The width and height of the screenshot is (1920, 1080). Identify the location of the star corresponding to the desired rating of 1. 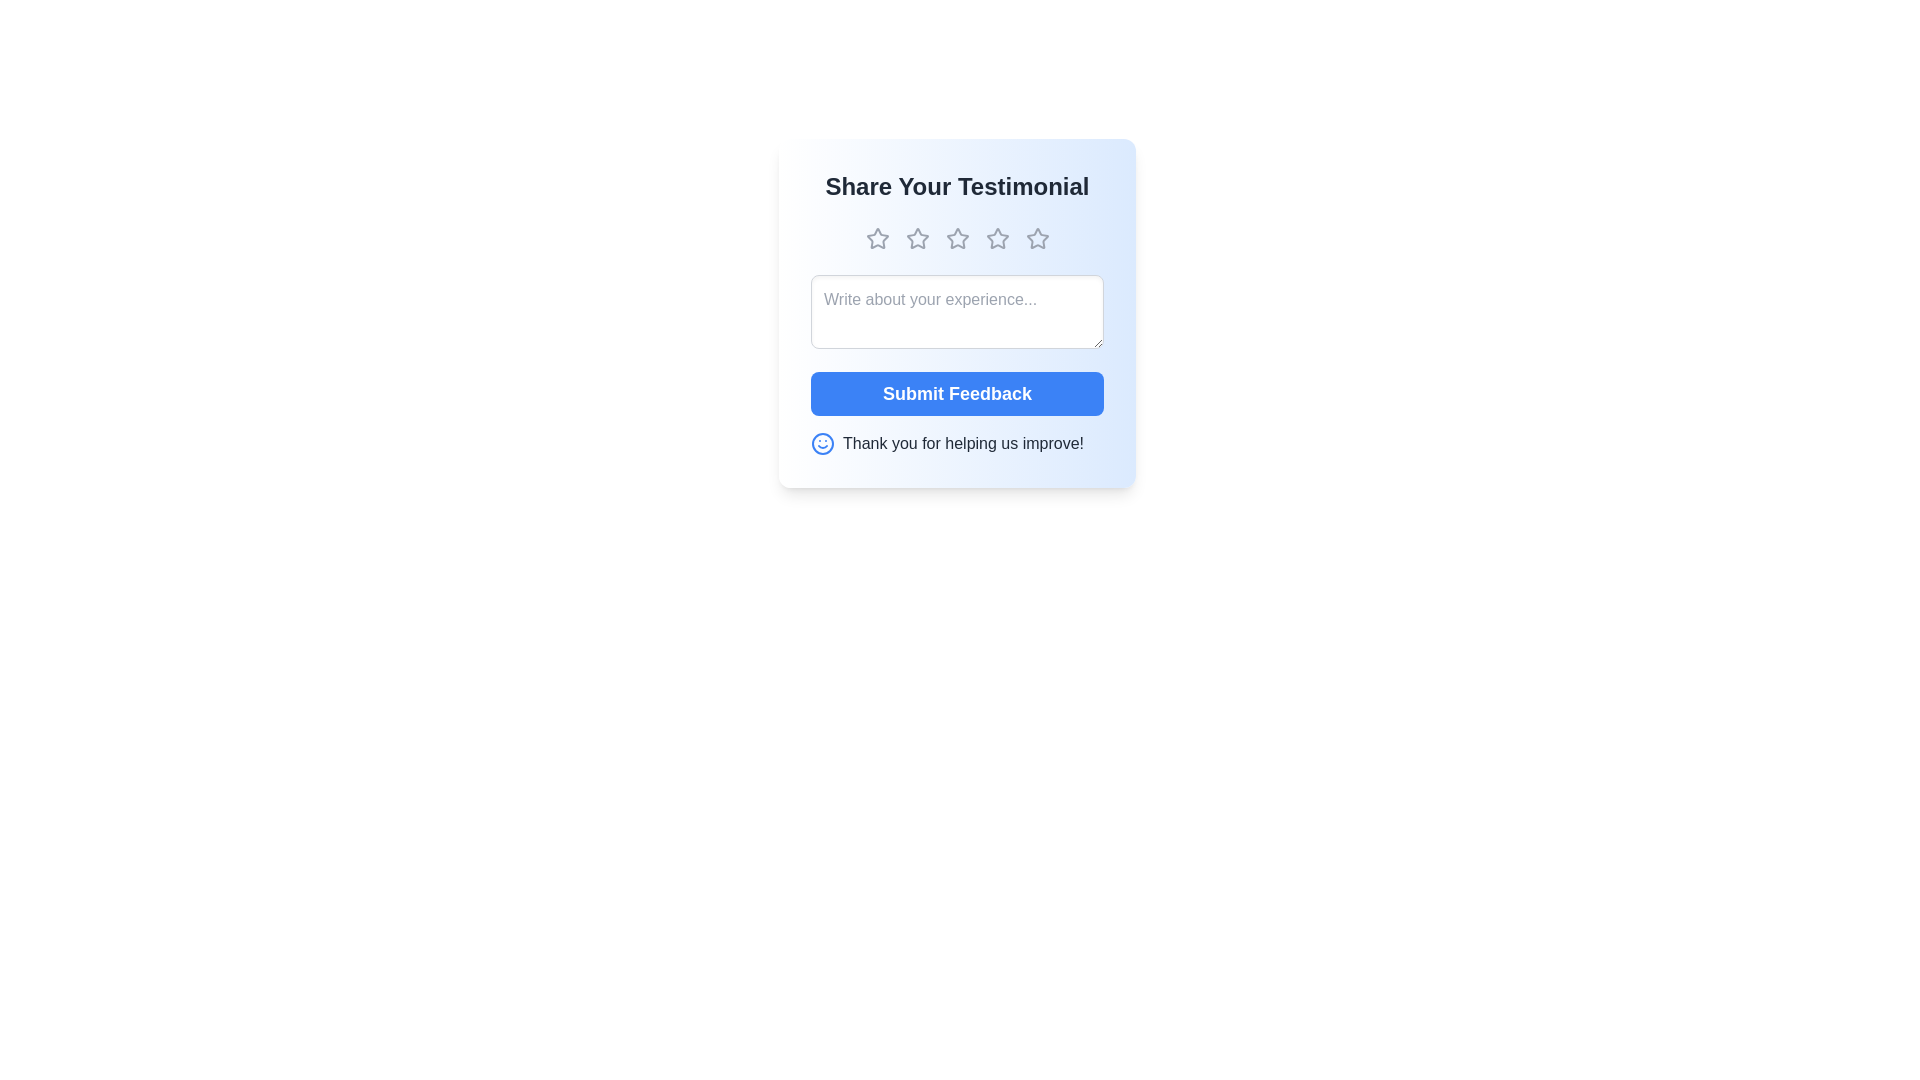
(877, 238).